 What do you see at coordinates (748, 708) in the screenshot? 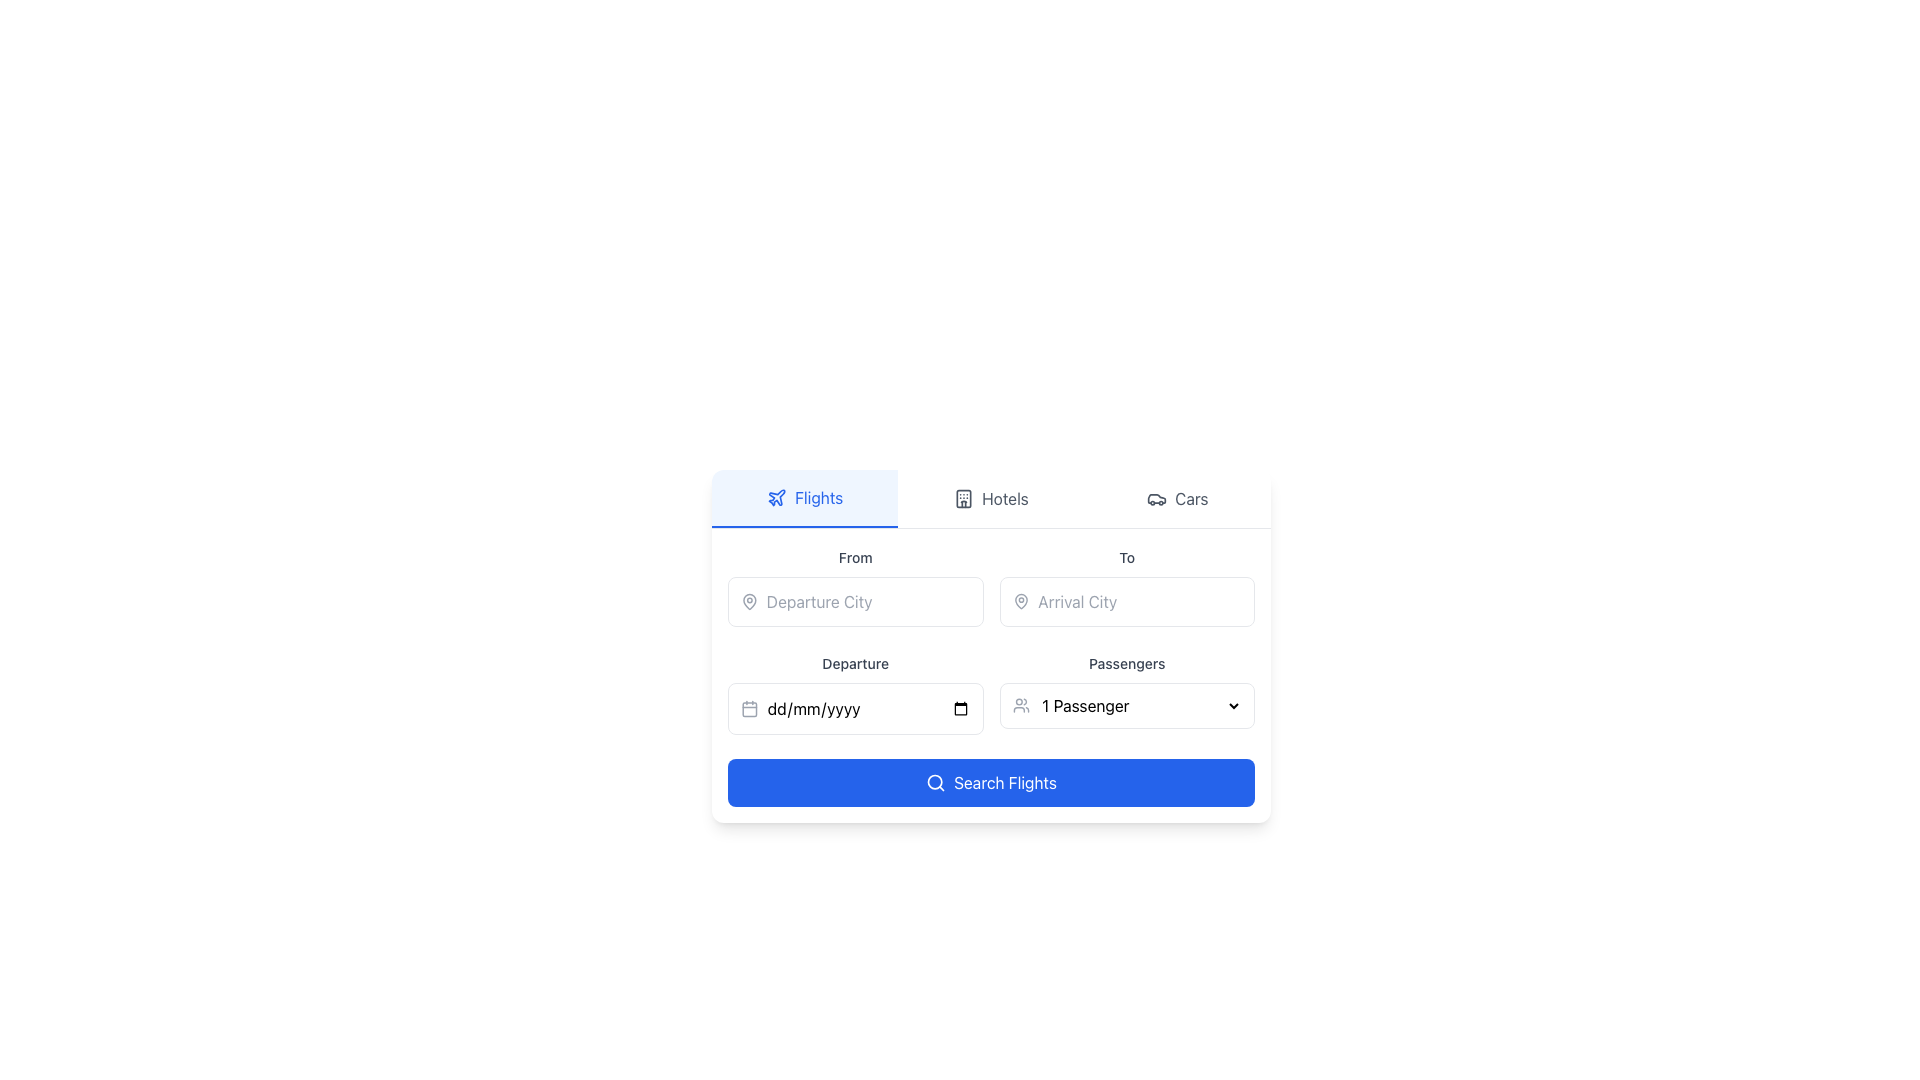
I see `the calendar icon, which is a minimalistic gray outlined icon with a rectangular shape and two vertical lines on top` at bounding box center [748, 708].